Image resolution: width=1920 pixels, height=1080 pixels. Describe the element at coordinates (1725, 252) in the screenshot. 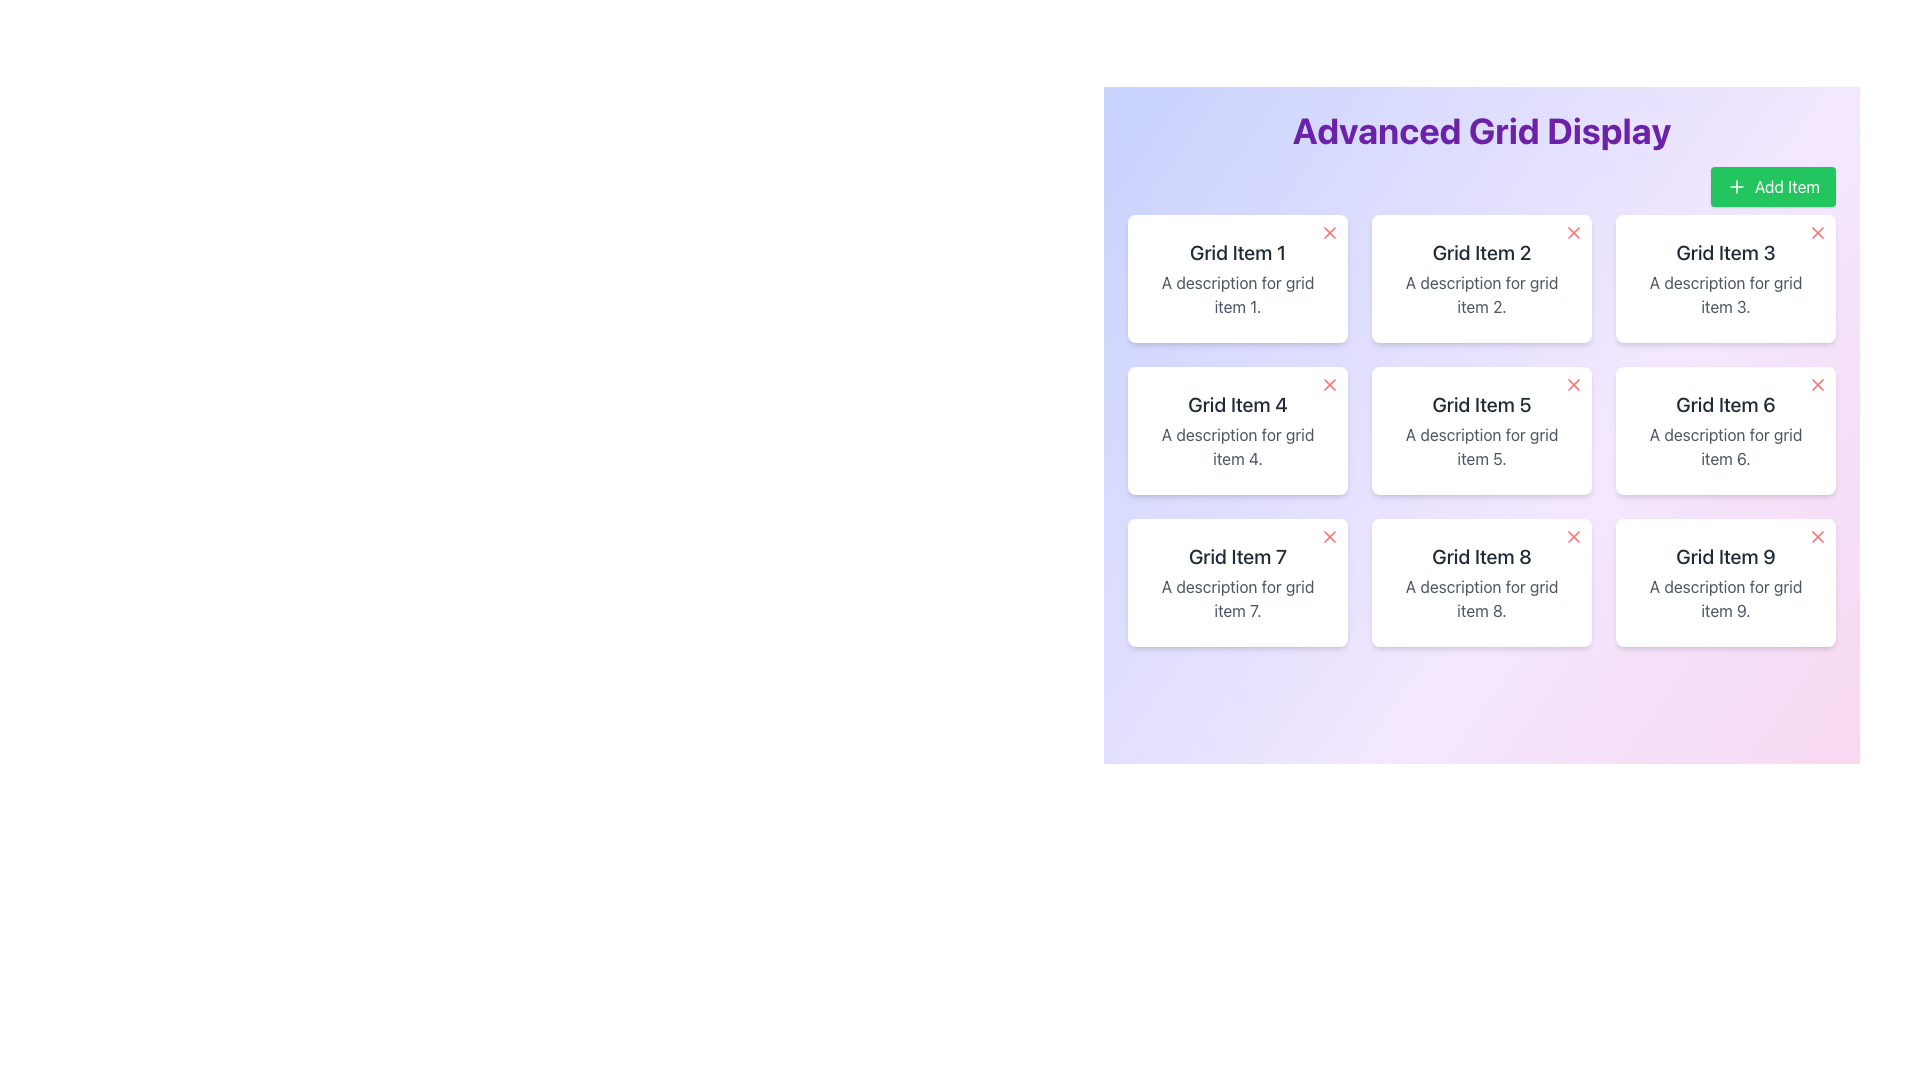

I see `the label 'Grid Item 3' located in the third grid item of the top row in the grid layout` at that location.